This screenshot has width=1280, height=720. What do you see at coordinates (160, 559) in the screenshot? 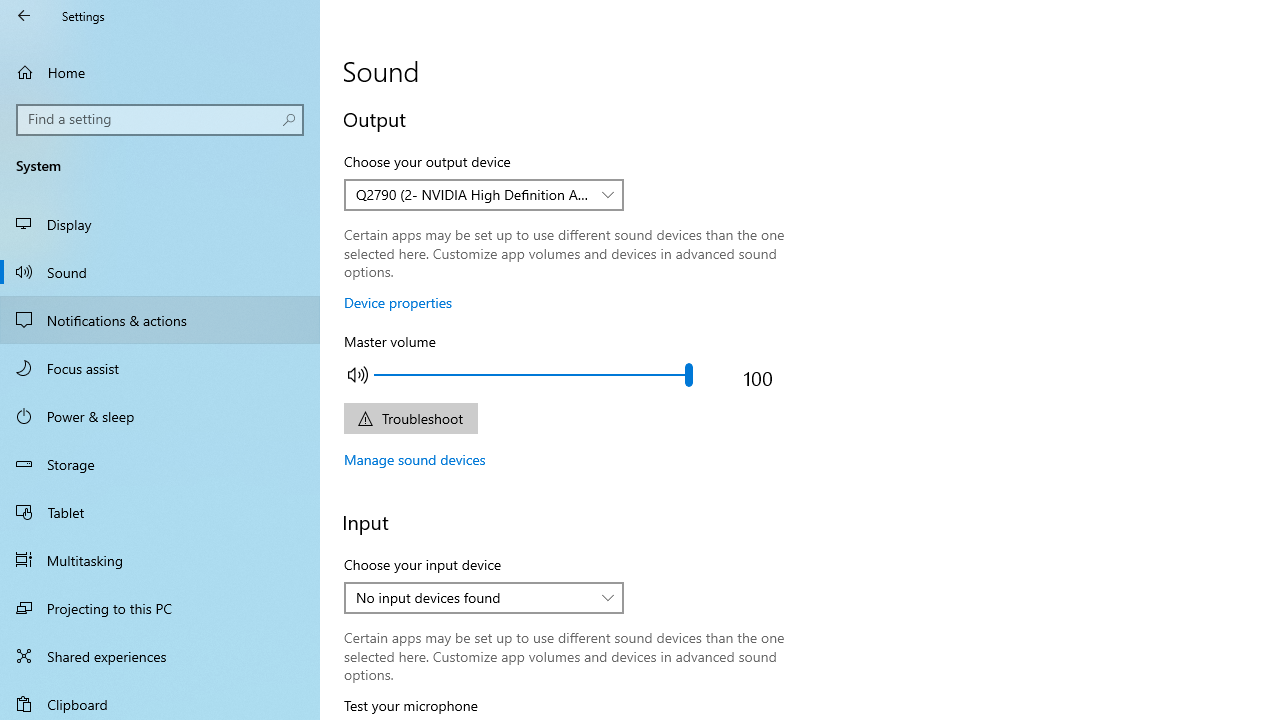
I see `'Multitasking'` at bounding box center [160, 559].